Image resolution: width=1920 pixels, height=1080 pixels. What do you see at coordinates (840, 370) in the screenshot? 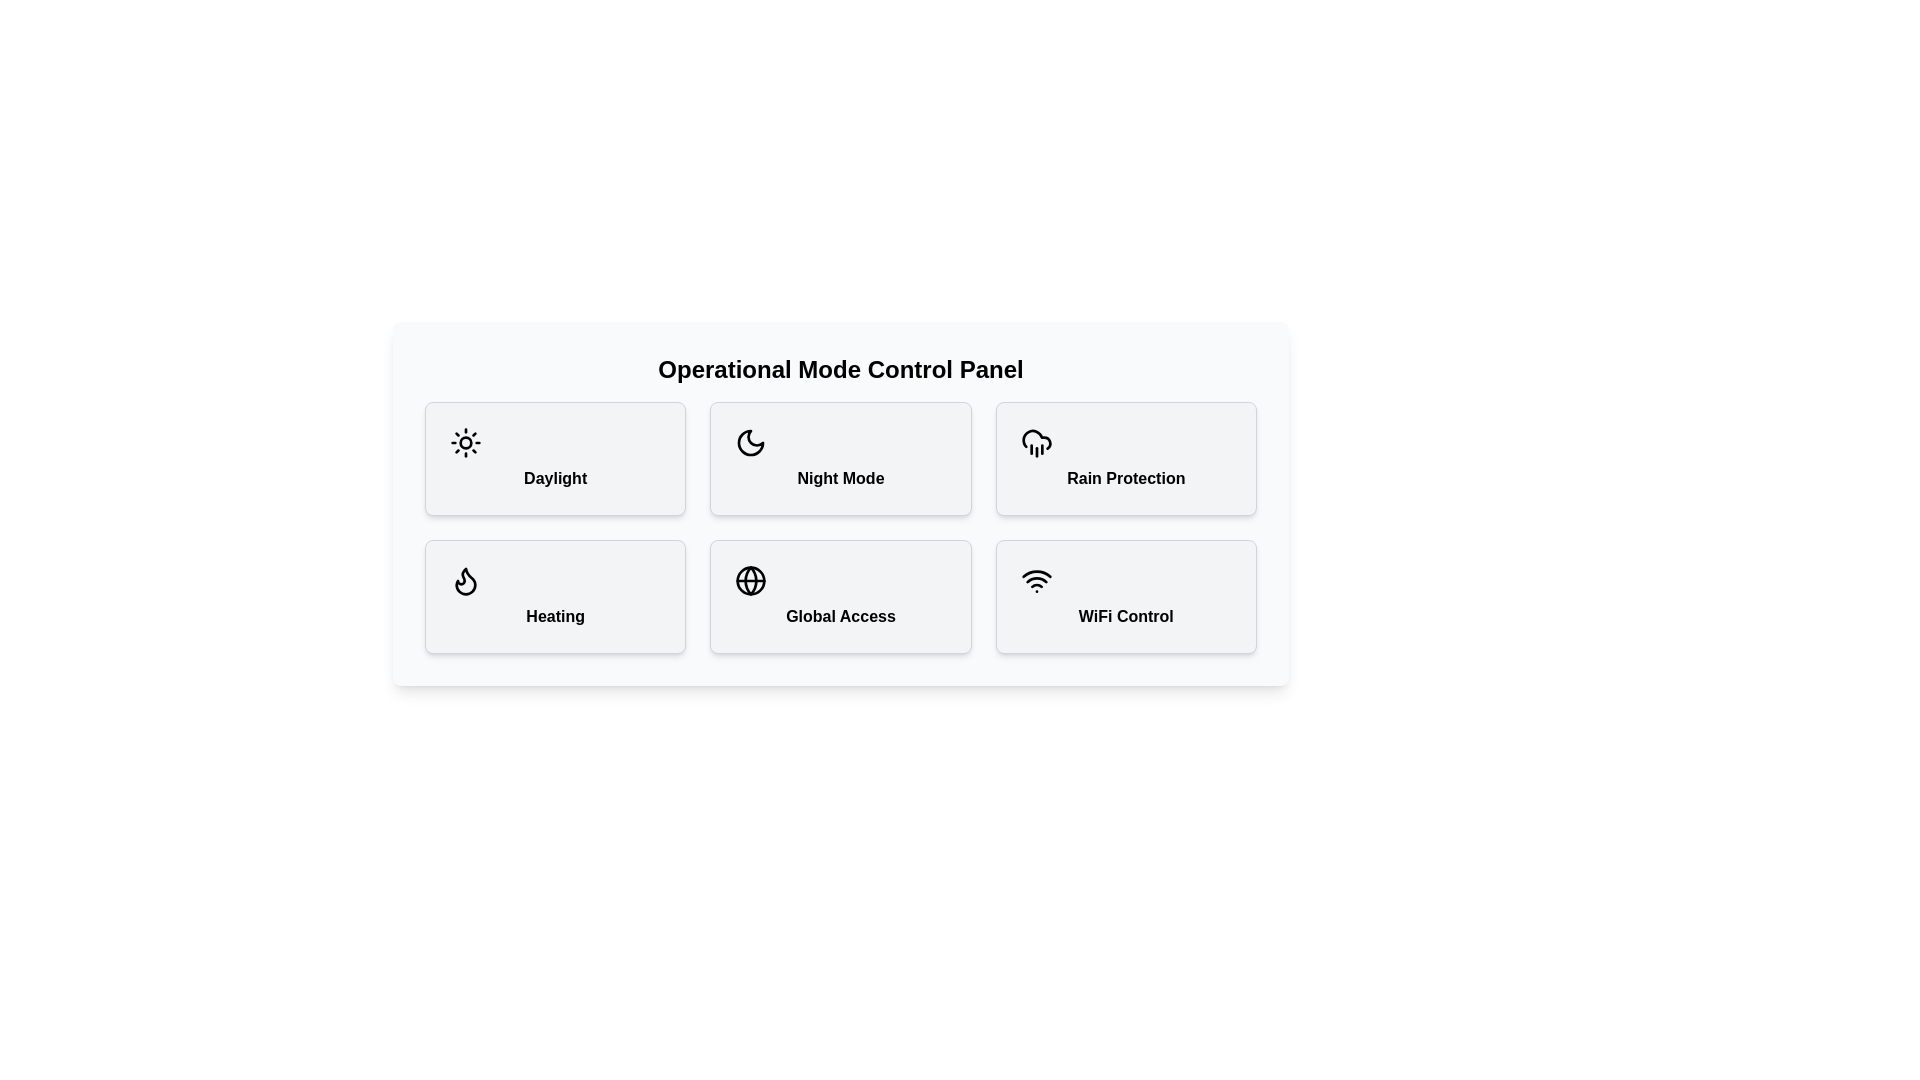
I see `the main heading labeled 'Operational Mode Control Panel'` at bounding box center [840, 370].